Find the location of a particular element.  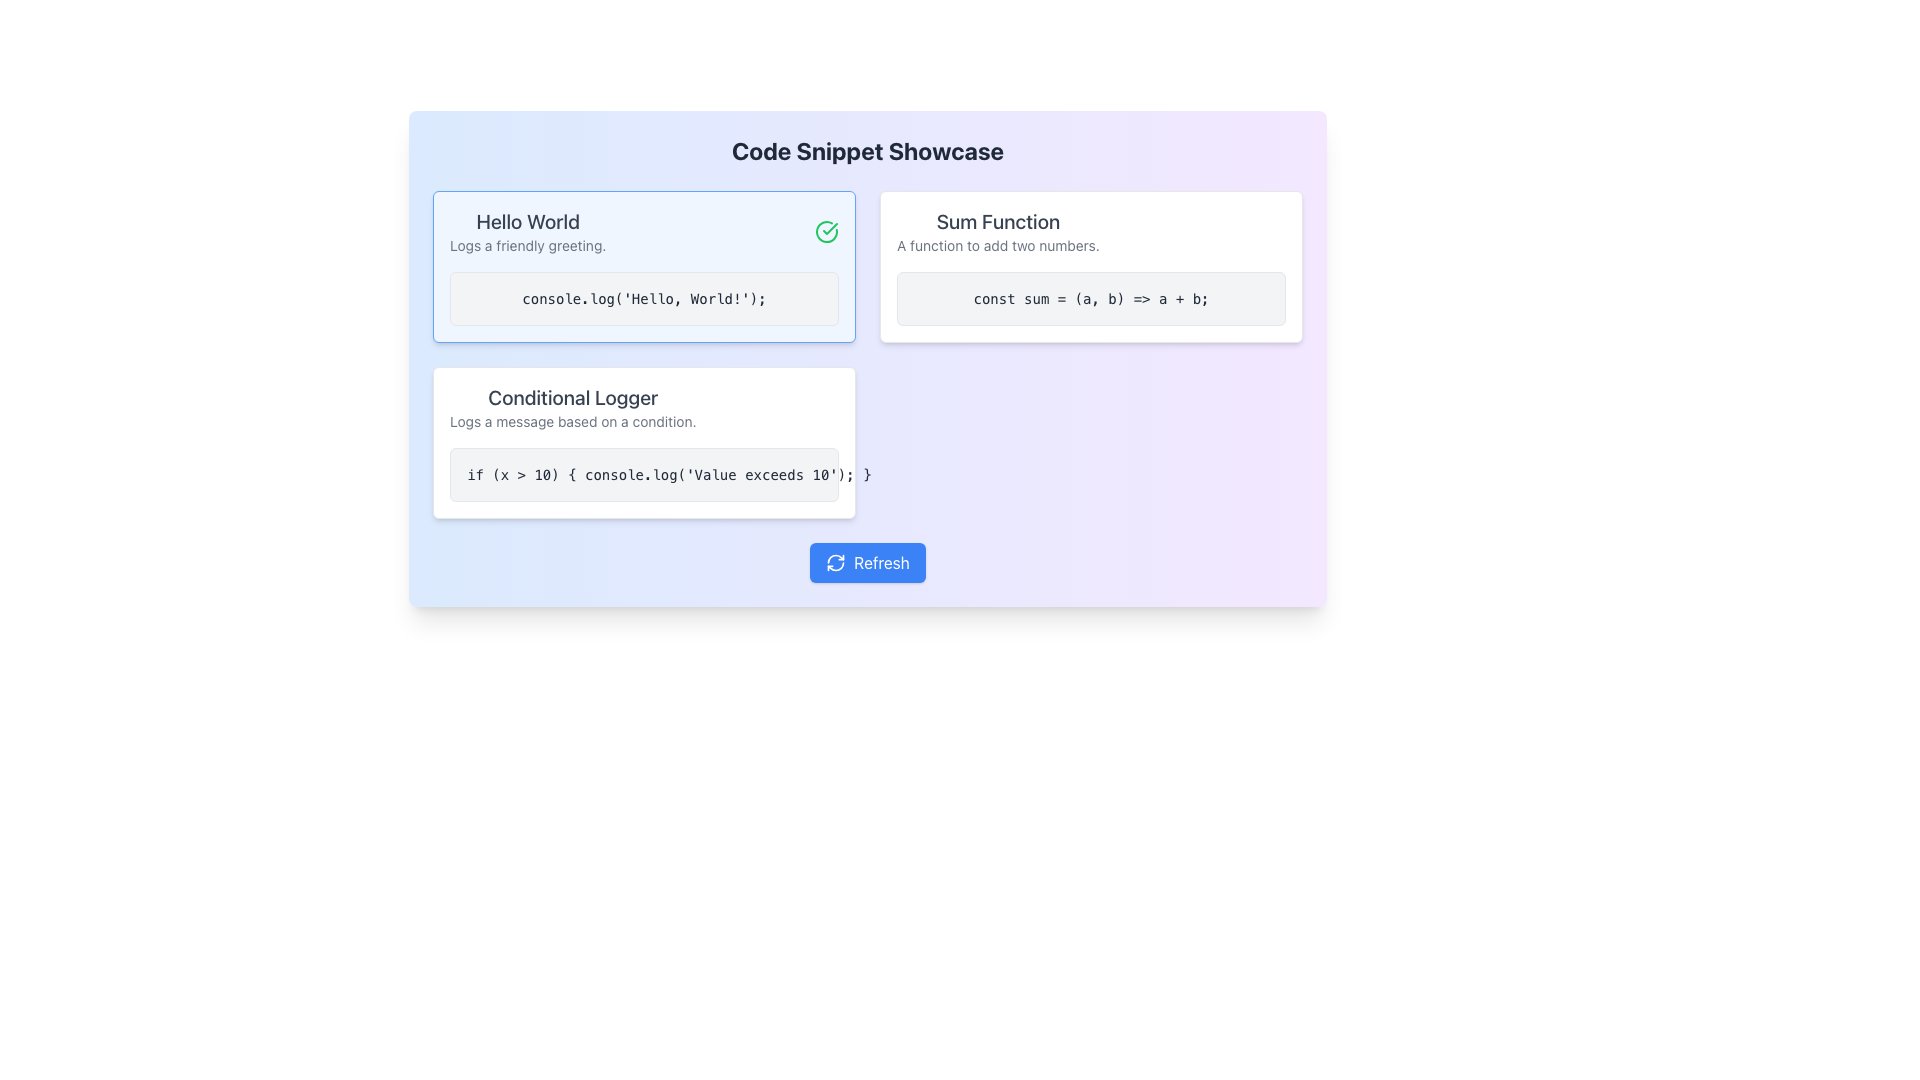

the bold and large text element displayed as 'Hello World', which acts as a title or heading for the section is located at coordinates (528, 222).